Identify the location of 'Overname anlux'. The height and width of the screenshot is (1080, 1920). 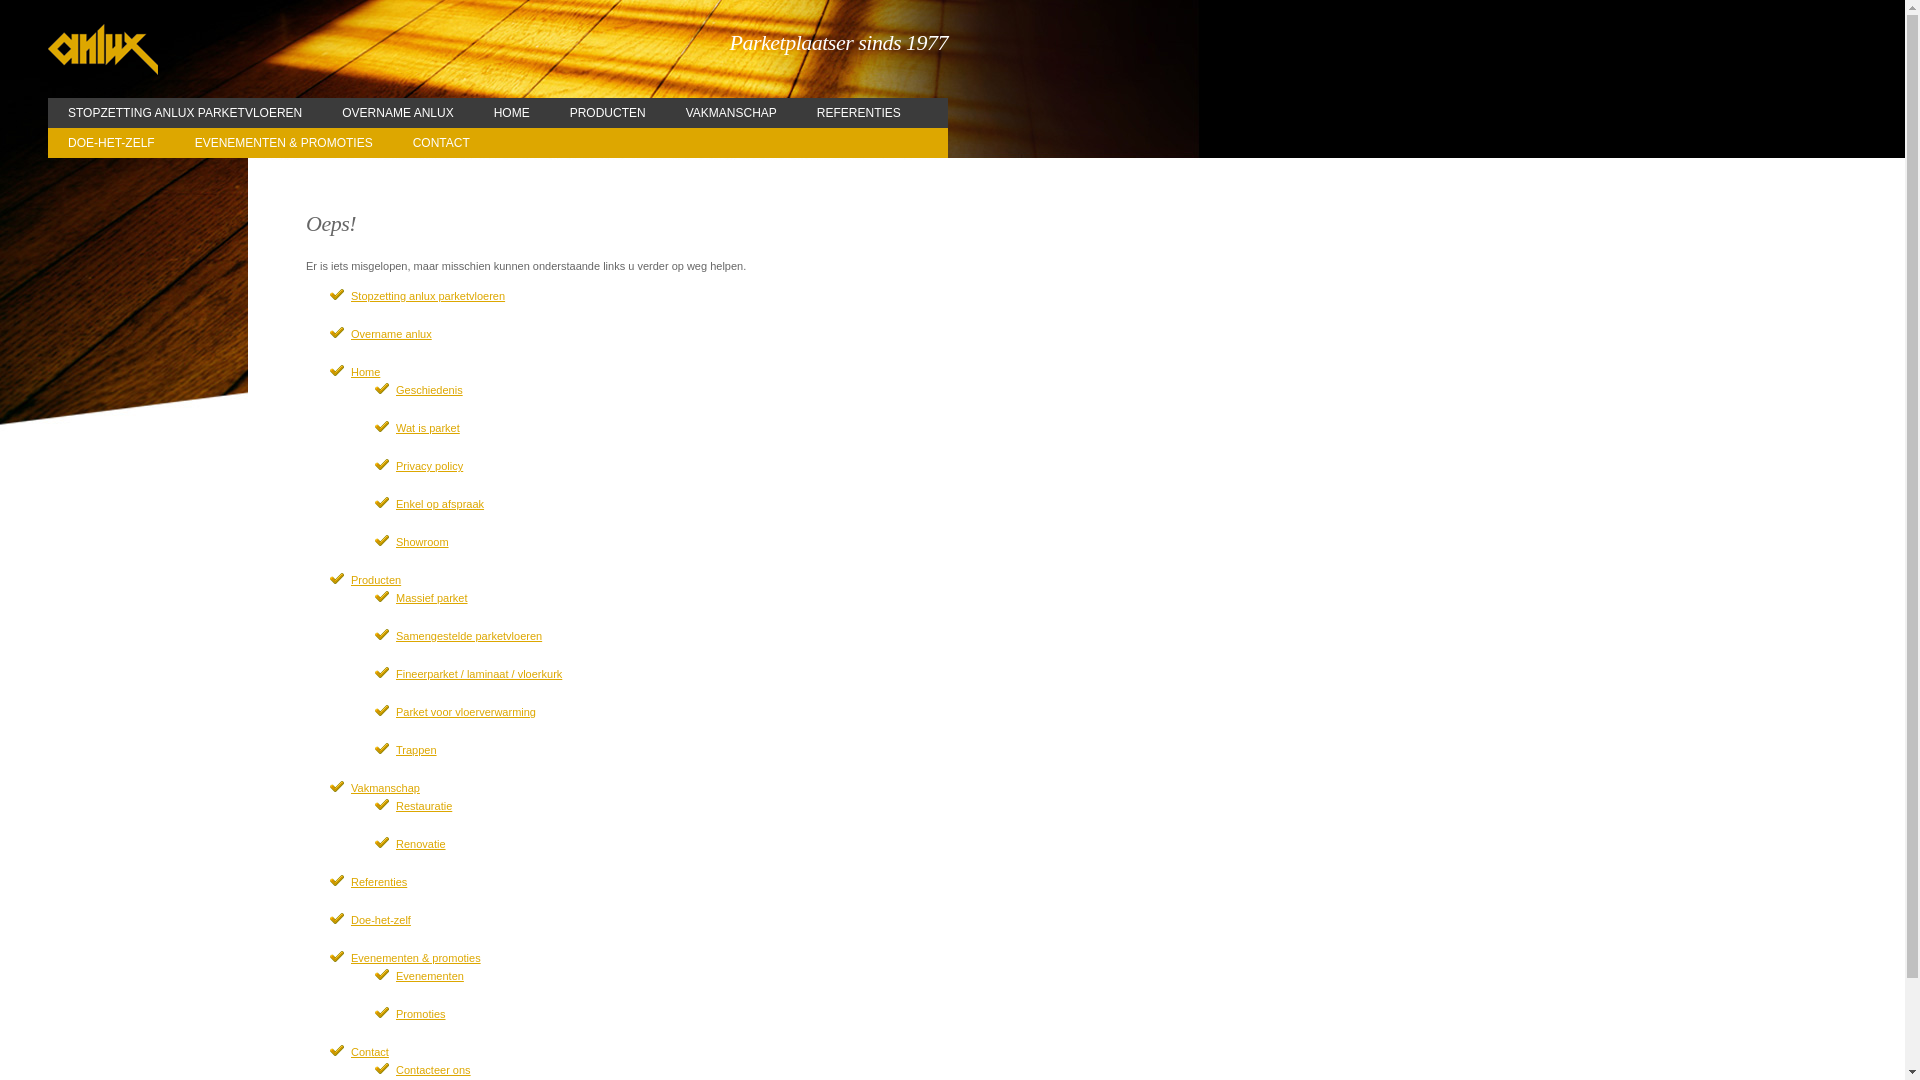
(391, 333).